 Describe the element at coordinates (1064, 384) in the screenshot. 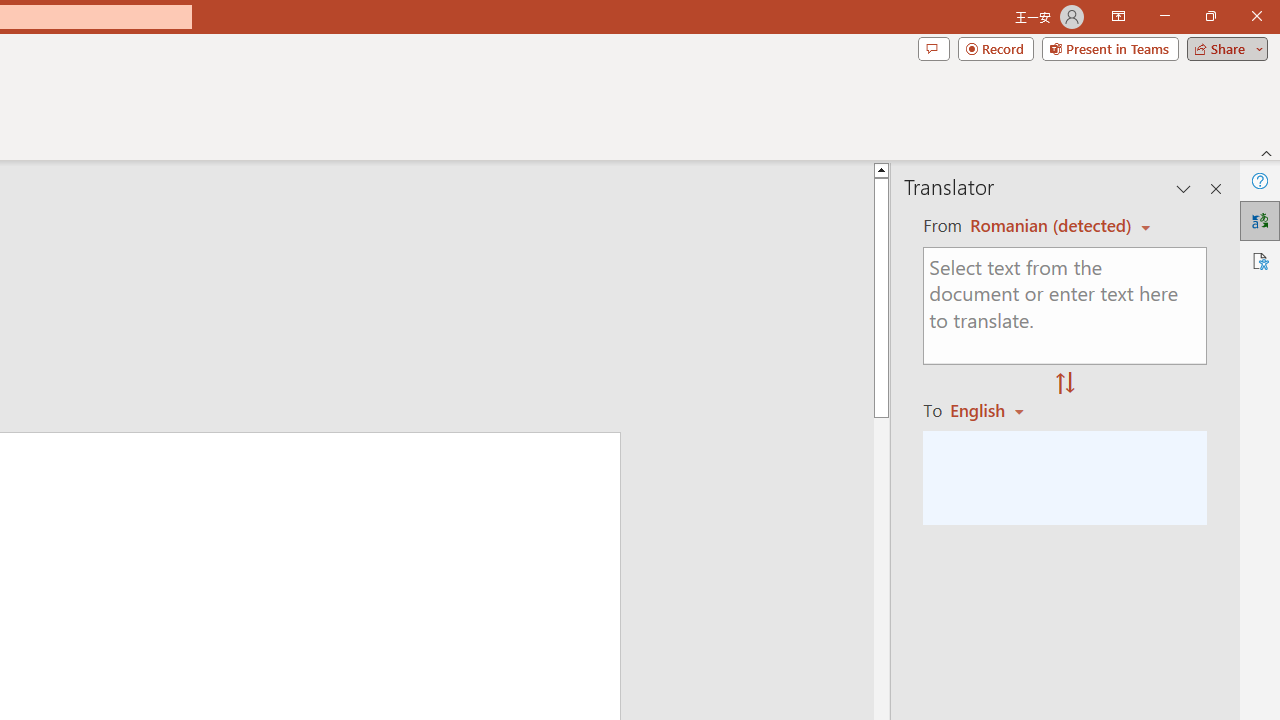

I see `'Swap "from" and "to" languages.'` at that location.